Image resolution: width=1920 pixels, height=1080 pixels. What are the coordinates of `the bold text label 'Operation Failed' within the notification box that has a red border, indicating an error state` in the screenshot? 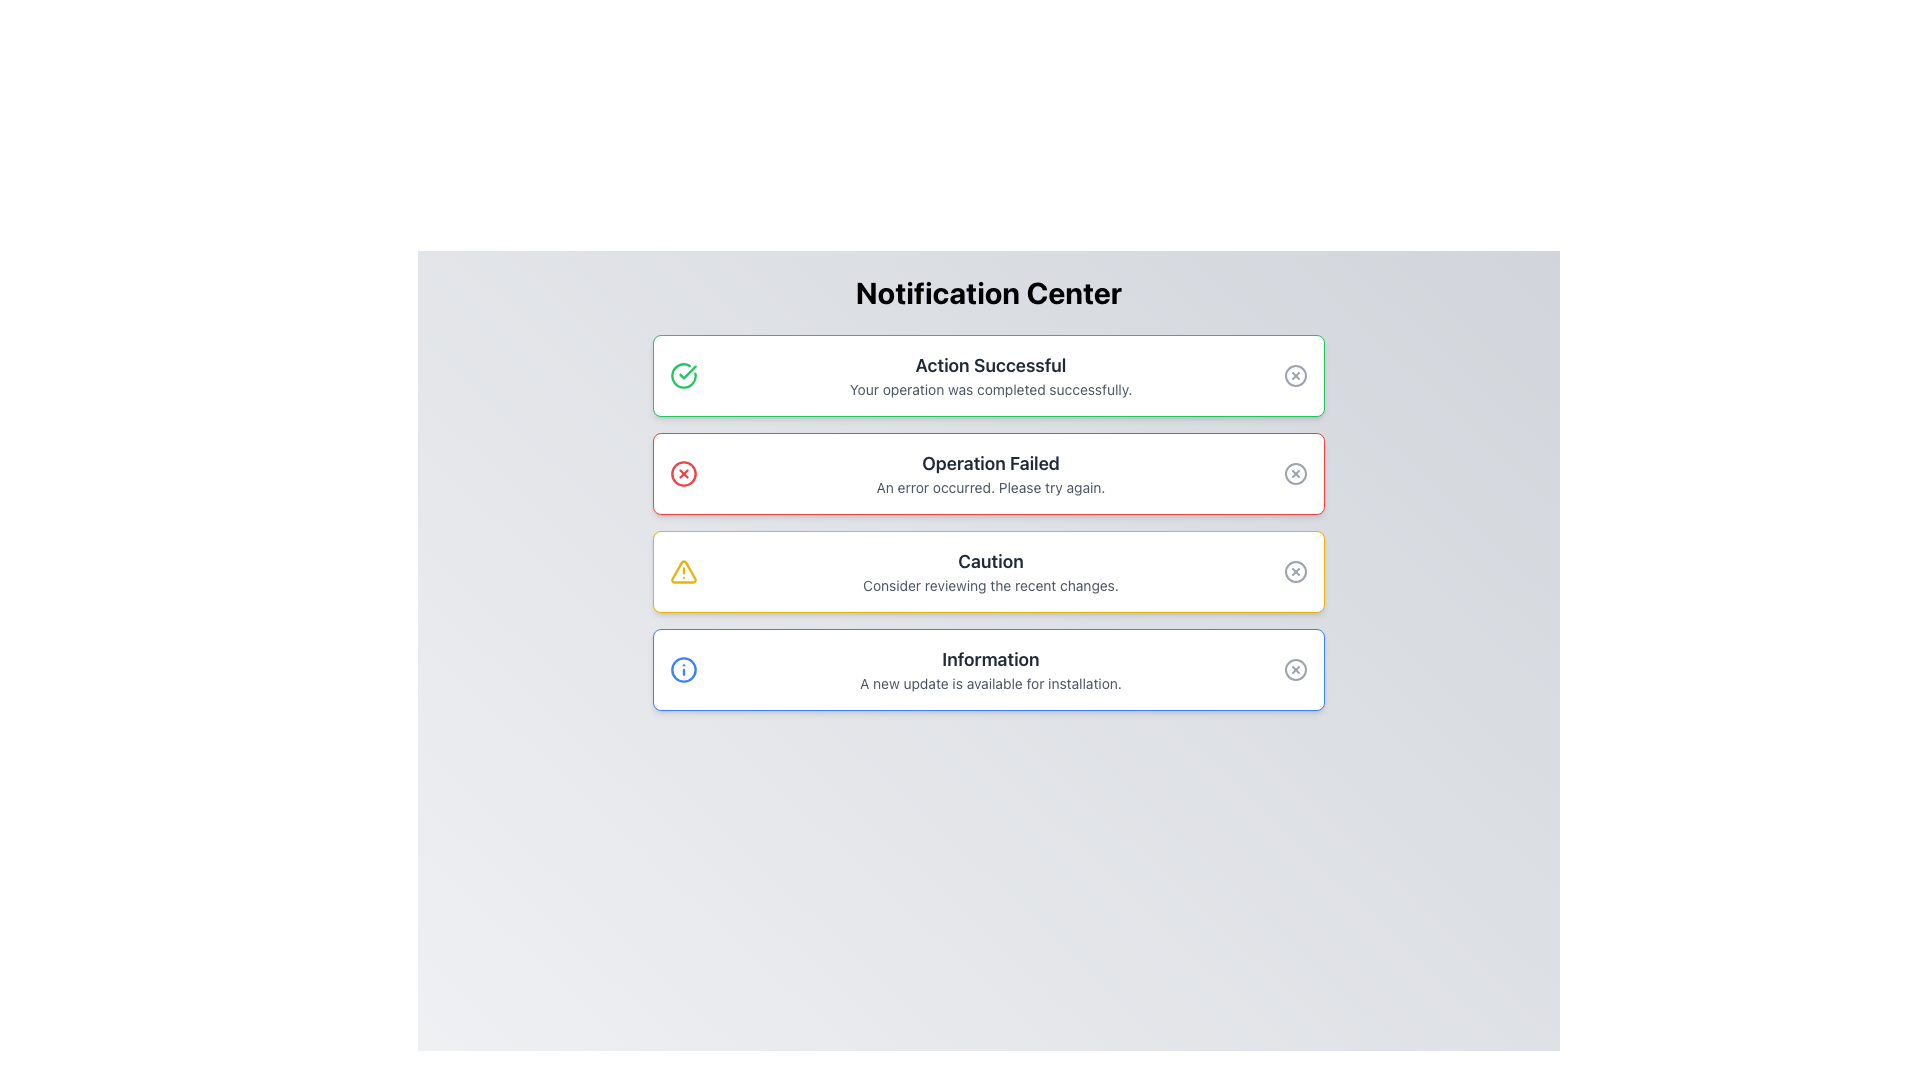 It's located at (990, 463).